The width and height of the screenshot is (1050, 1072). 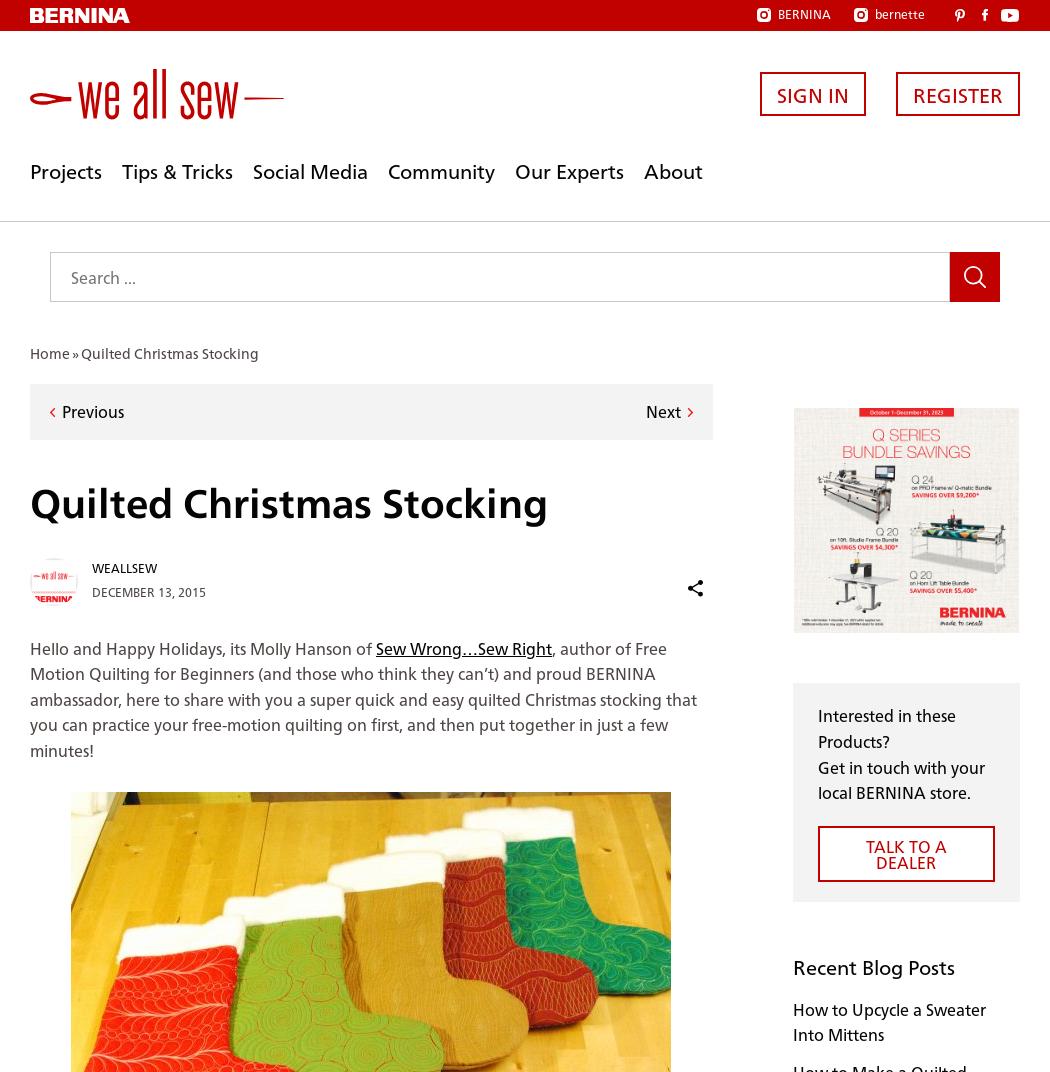 What do you see at coordinates (218, 780) in the screenshot?
I see `'December 14, 2015 at 3:36 pm'` at bounding box center [218, 780].